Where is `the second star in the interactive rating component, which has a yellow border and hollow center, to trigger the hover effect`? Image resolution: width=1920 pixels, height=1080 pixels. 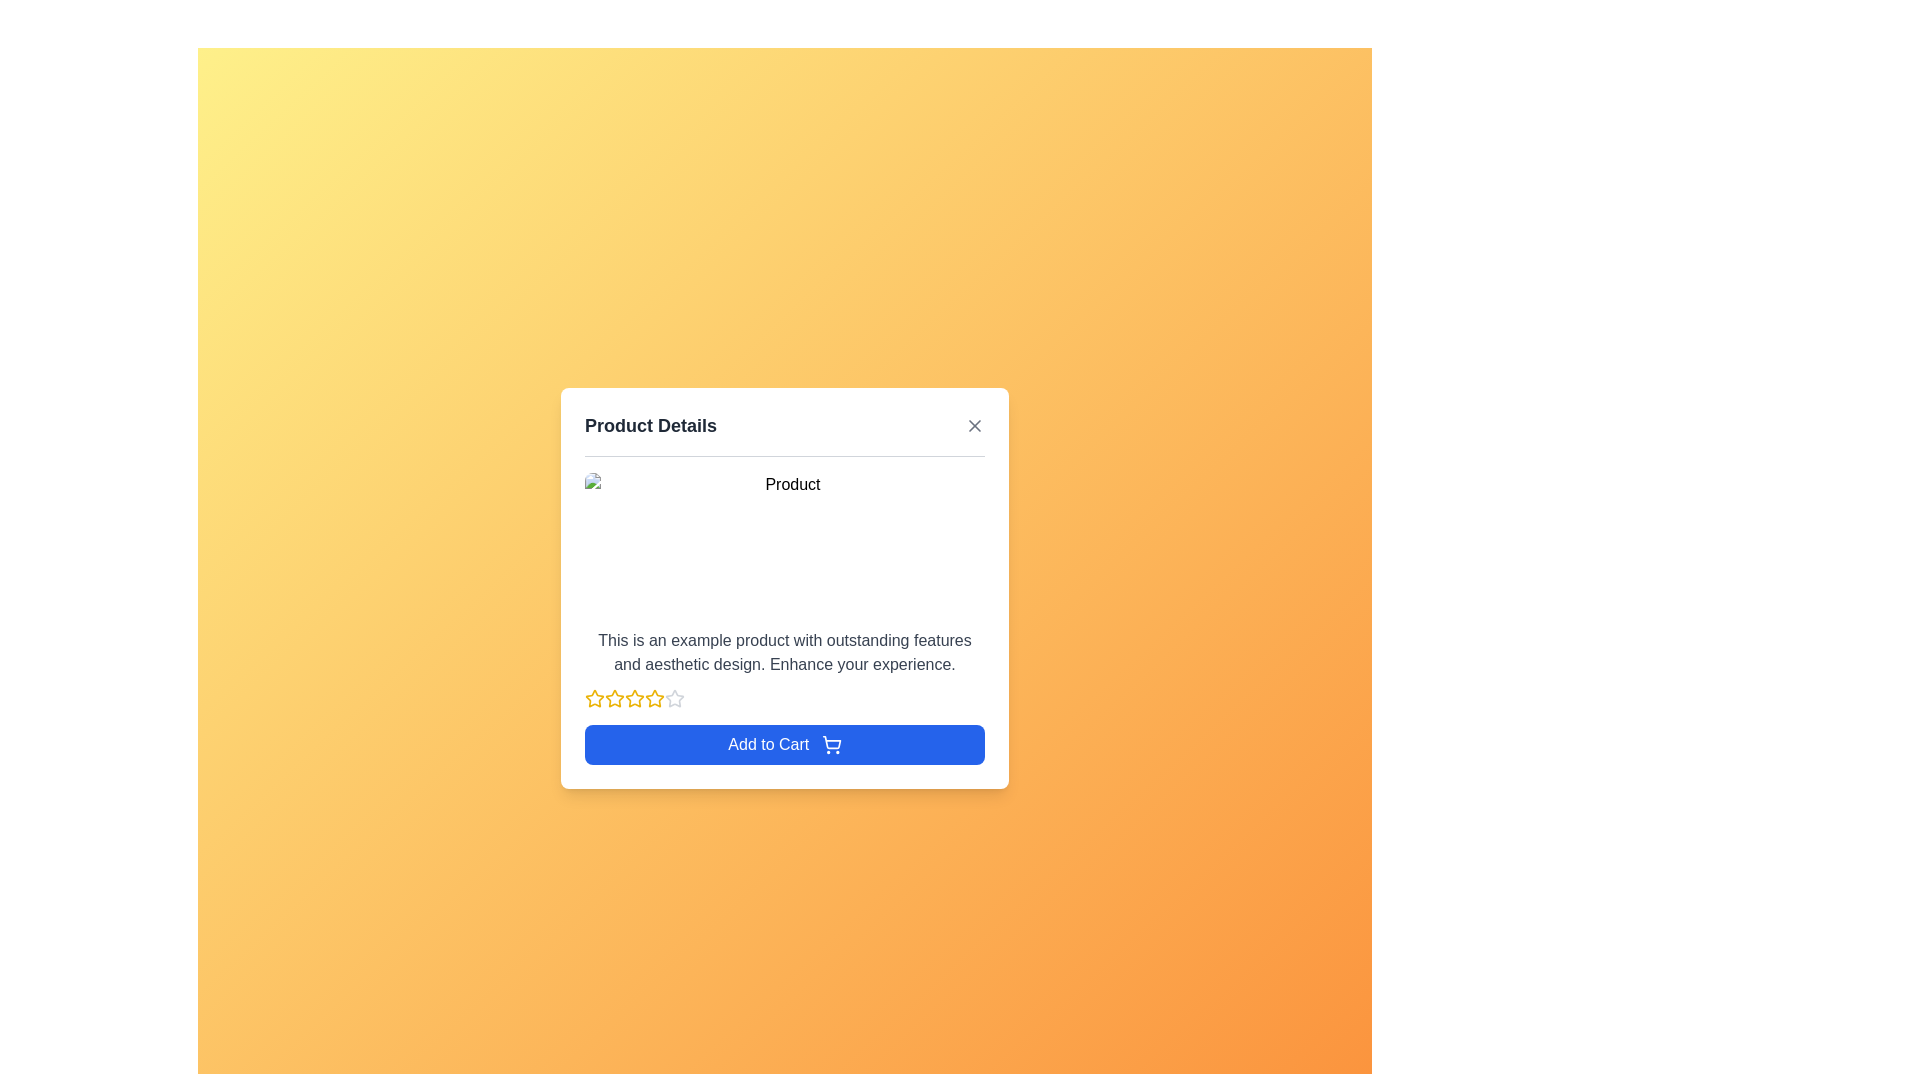 the second star in the interactive rating component, which has a yellow border and hollow center, to trigger the hover effect is located at coordinates (613, 697).